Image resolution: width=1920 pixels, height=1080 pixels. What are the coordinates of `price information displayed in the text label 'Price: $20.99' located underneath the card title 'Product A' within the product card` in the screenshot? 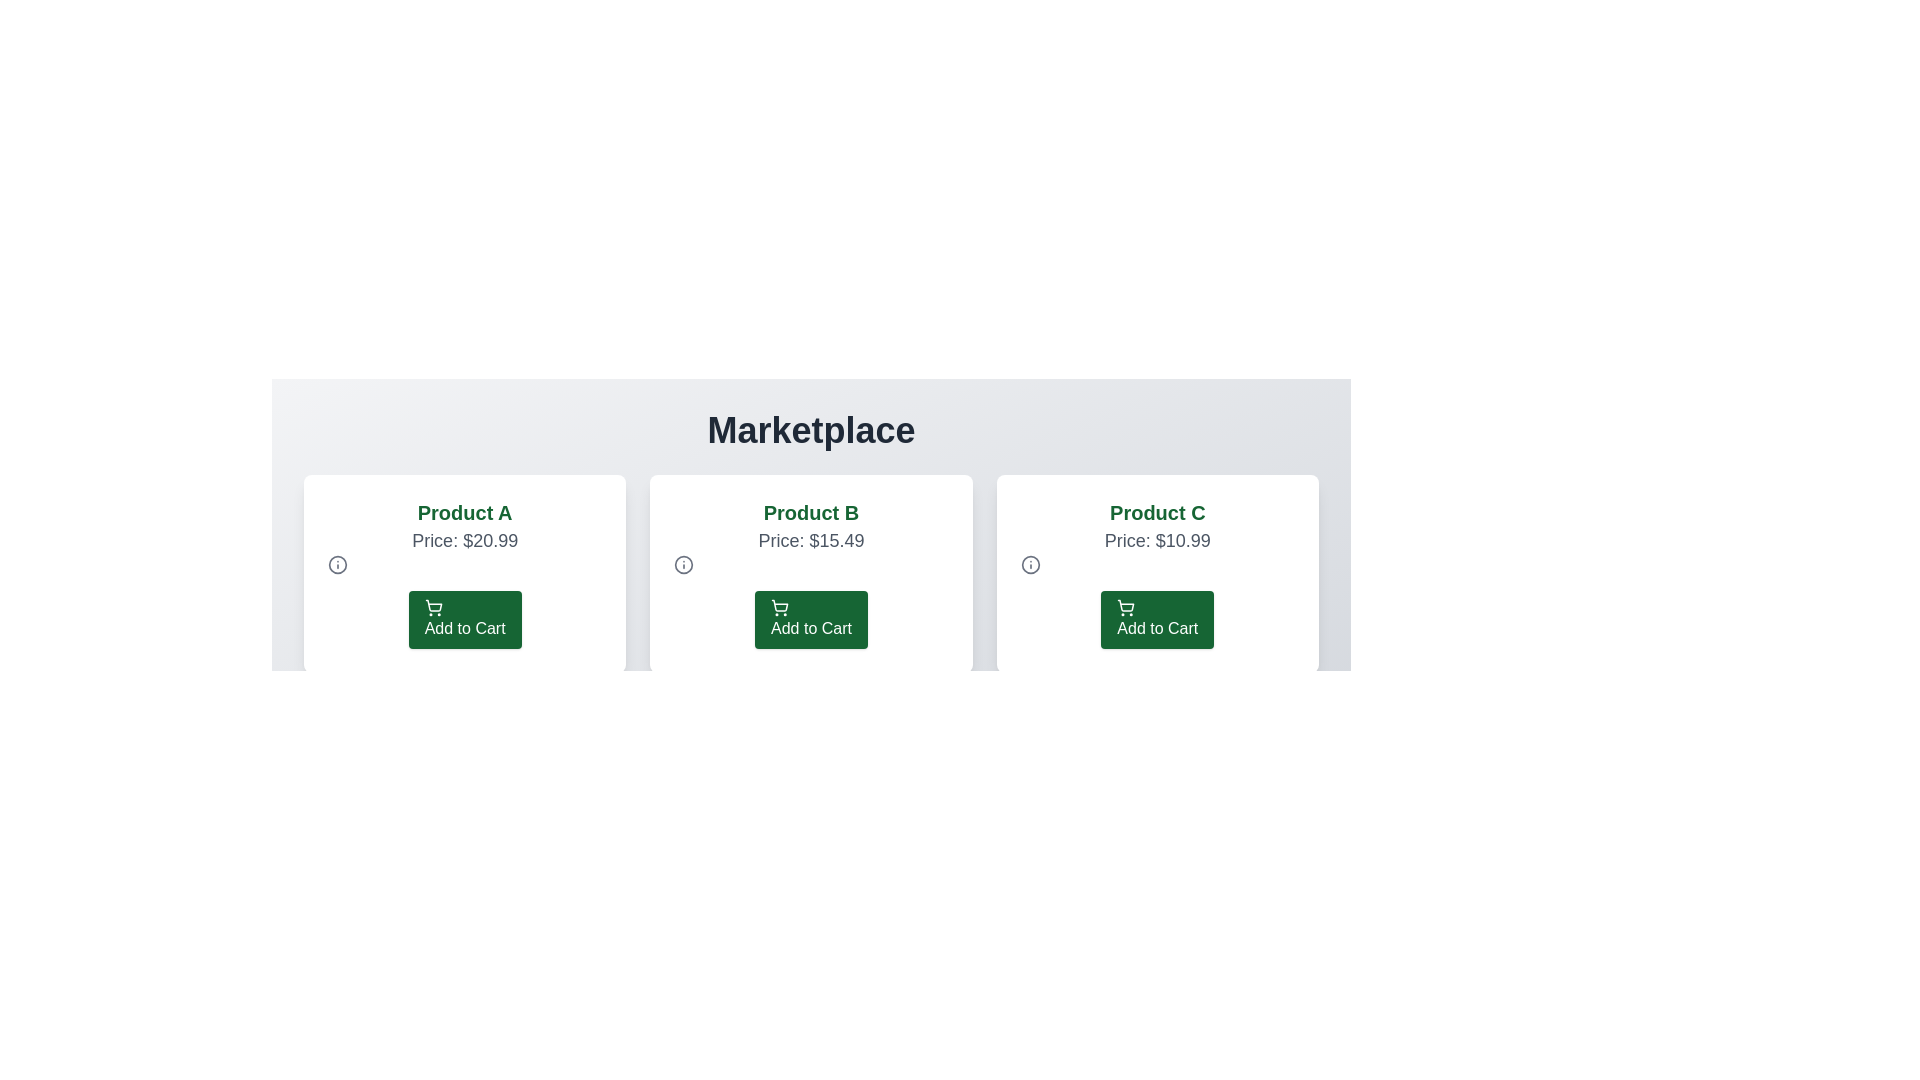 It's located at (464, 540).